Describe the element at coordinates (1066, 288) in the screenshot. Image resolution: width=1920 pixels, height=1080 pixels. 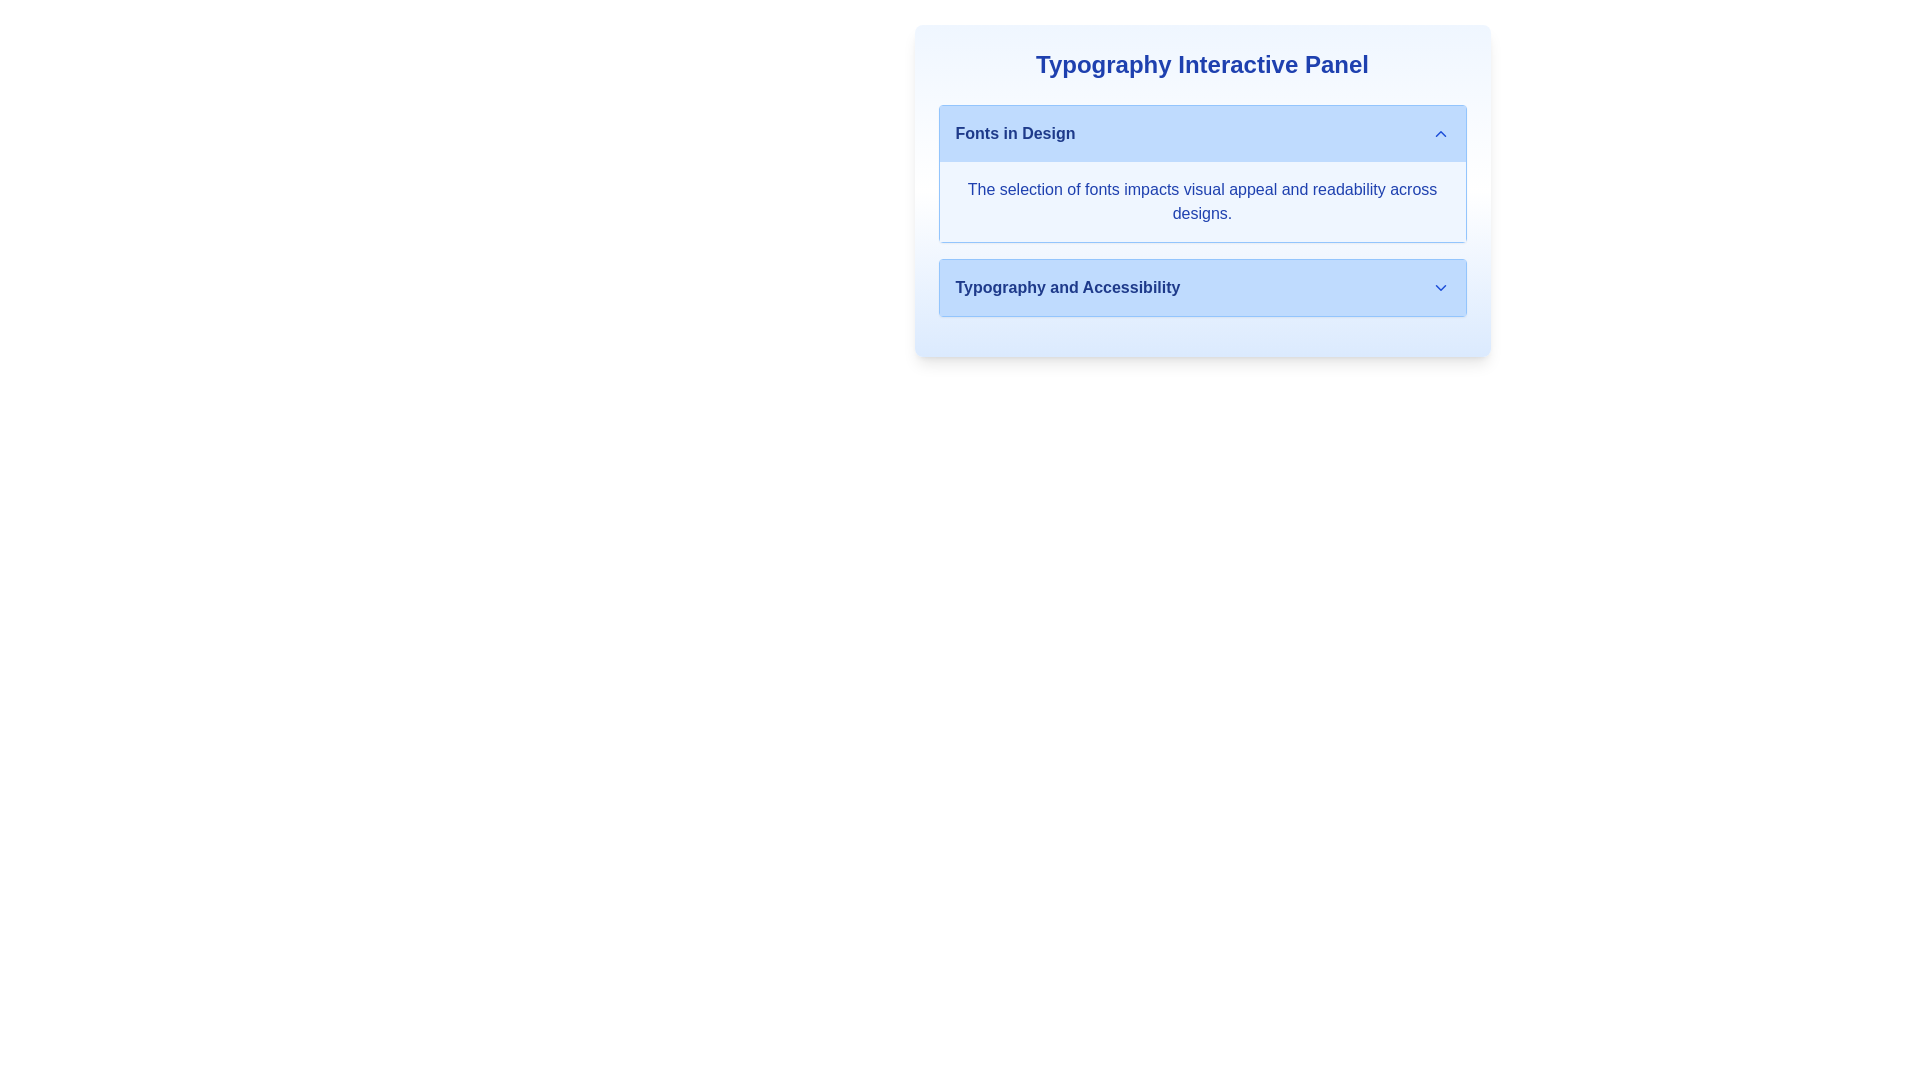
I see `the text label that reads 'Typography and Accessibility', which is styled in bold deep blue color and located within a light blue rectangular section` at that location.